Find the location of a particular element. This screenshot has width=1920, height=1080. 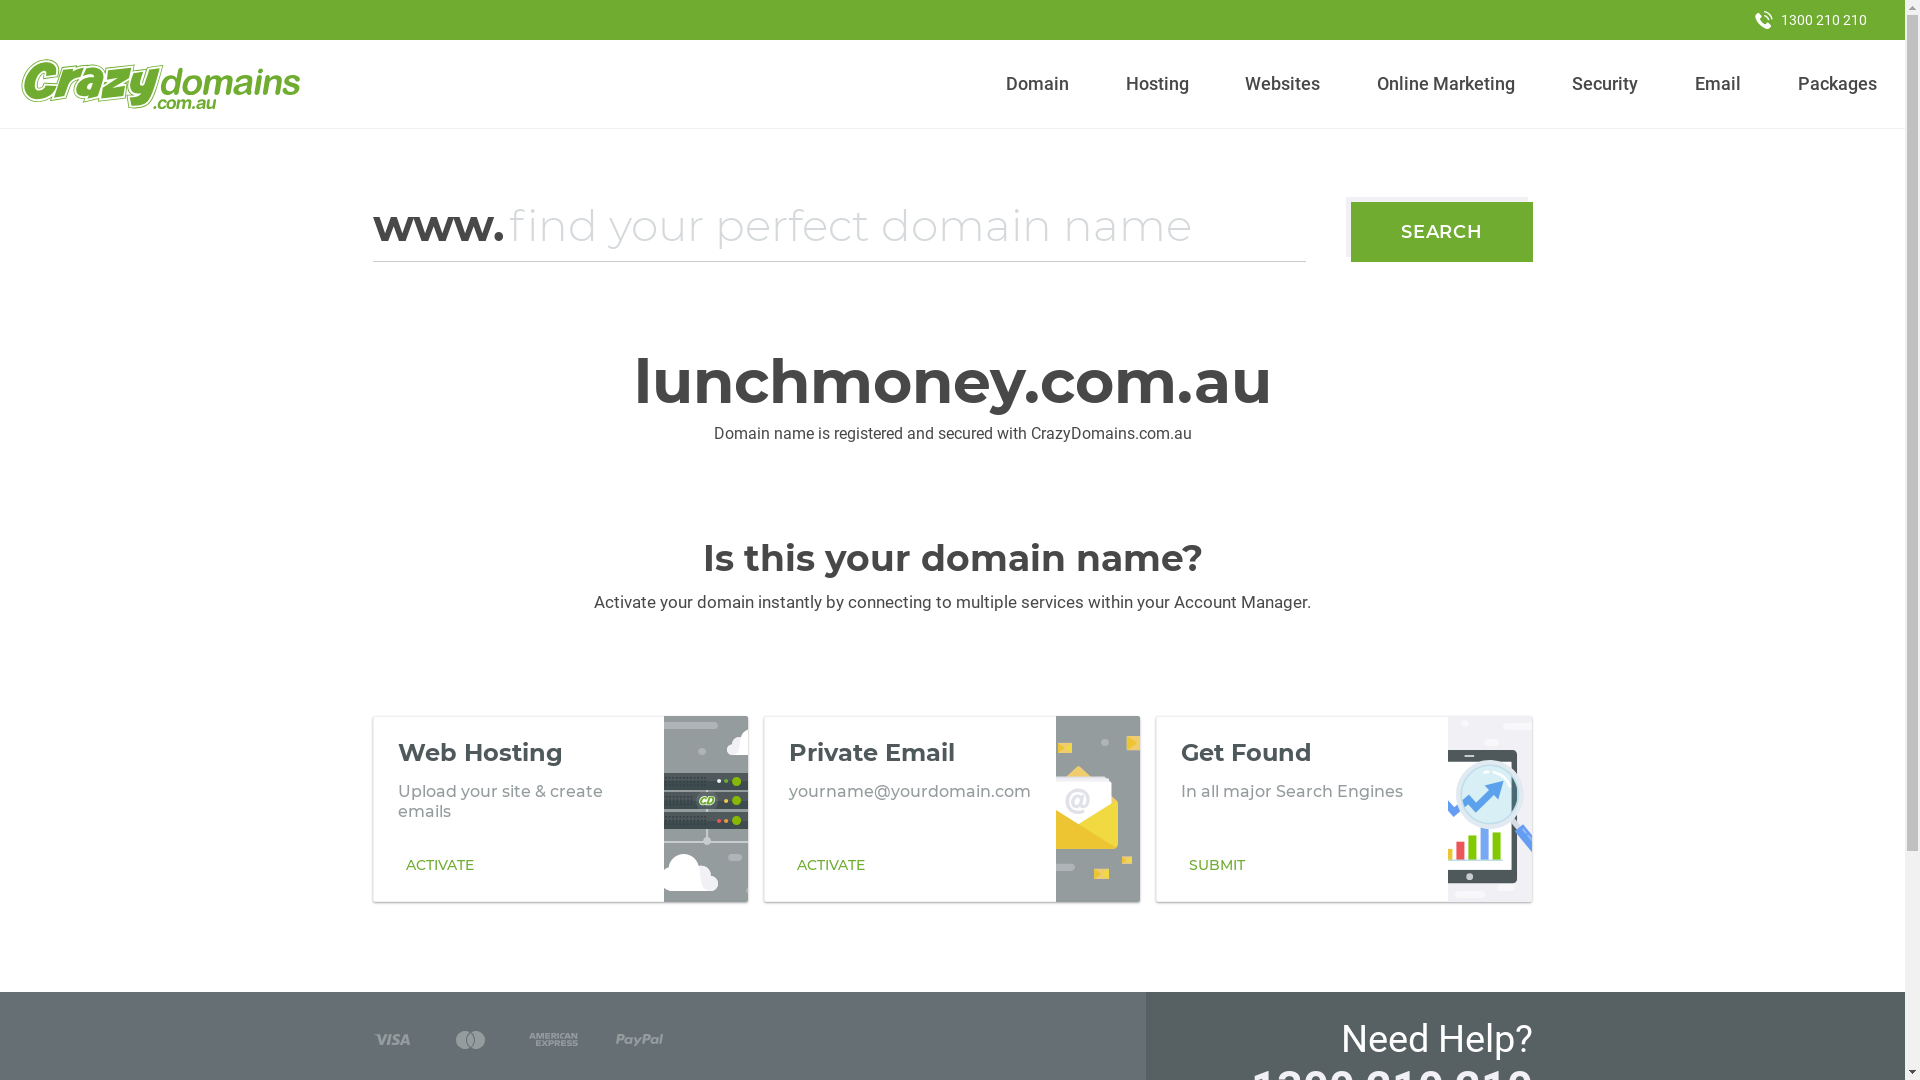

'1300 210 210' is located at coordinates (1810, 19).